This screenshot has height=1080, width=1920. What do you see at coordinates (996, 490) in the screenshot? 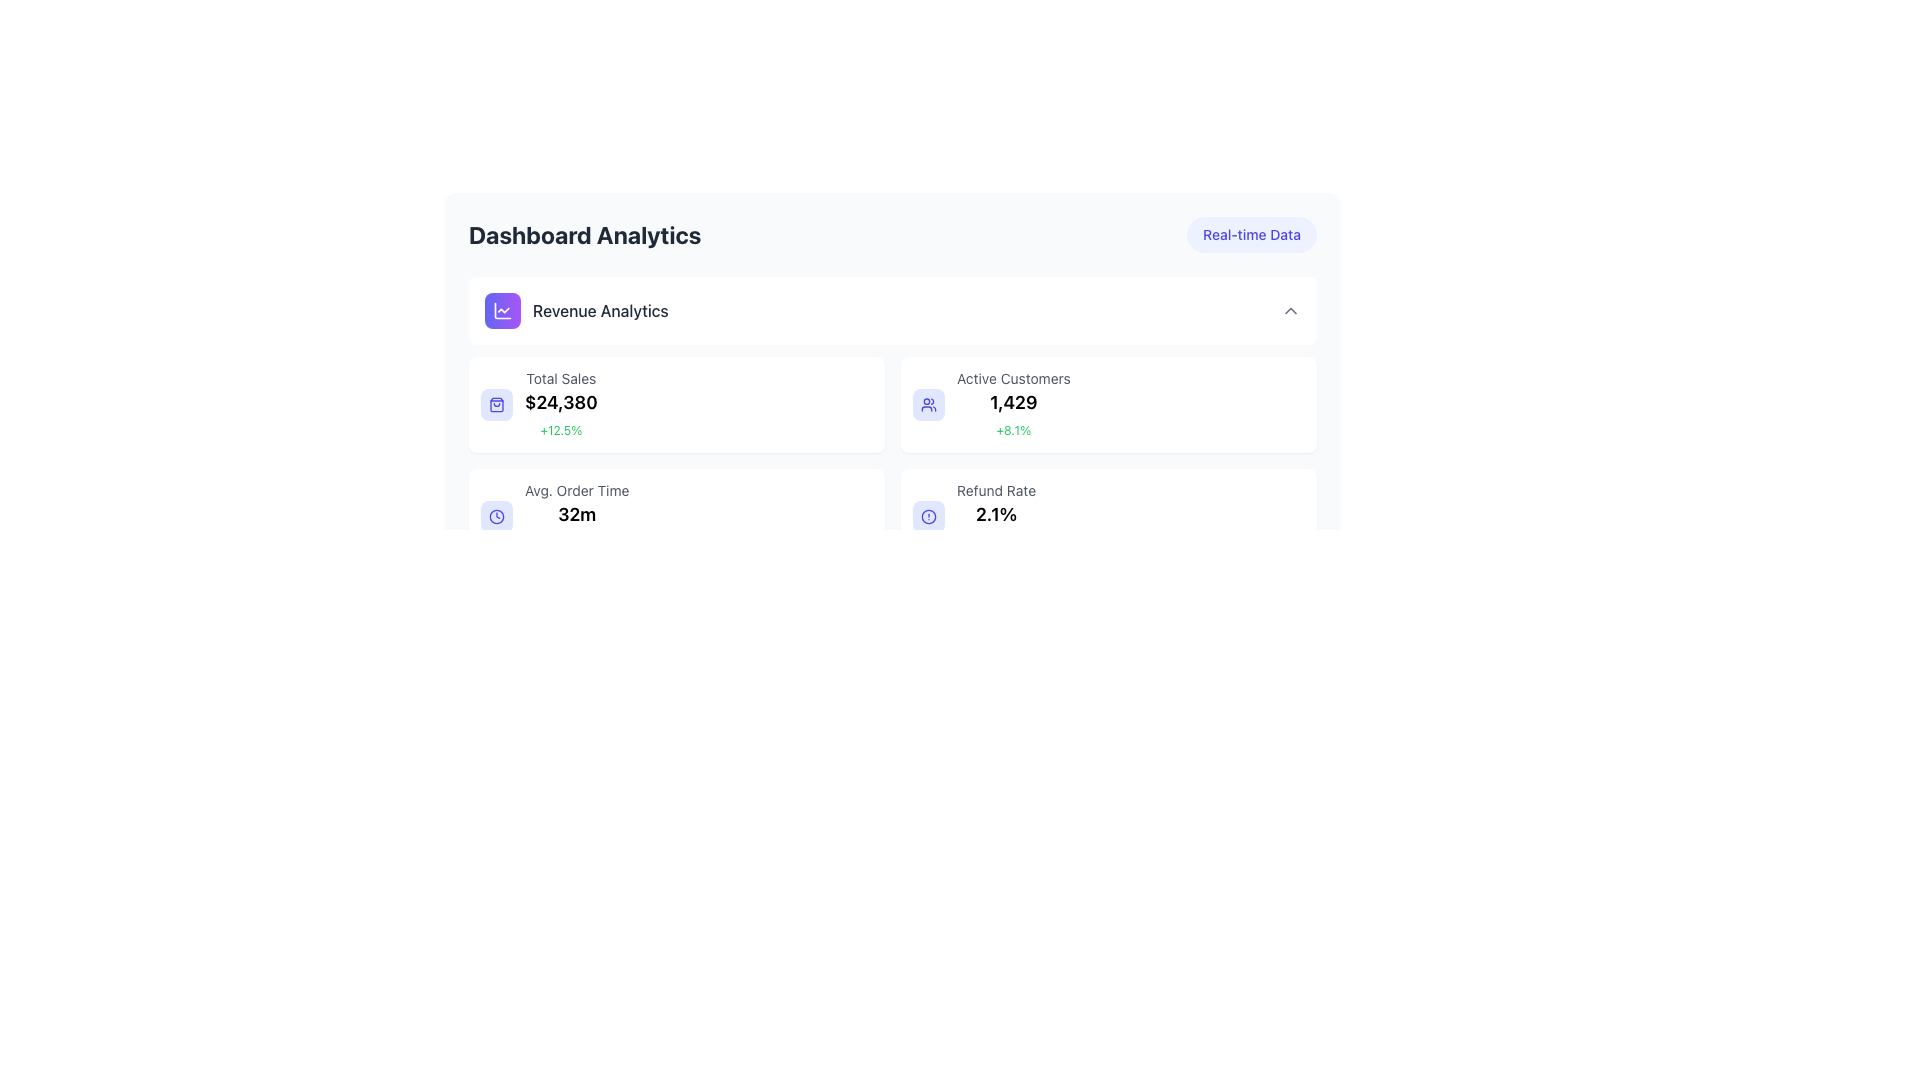
I see `the text label that reads 'Refund Rate', which is styled in a small gray font and located in the lower-right segment of the interface` at bounding box center [996, 490].